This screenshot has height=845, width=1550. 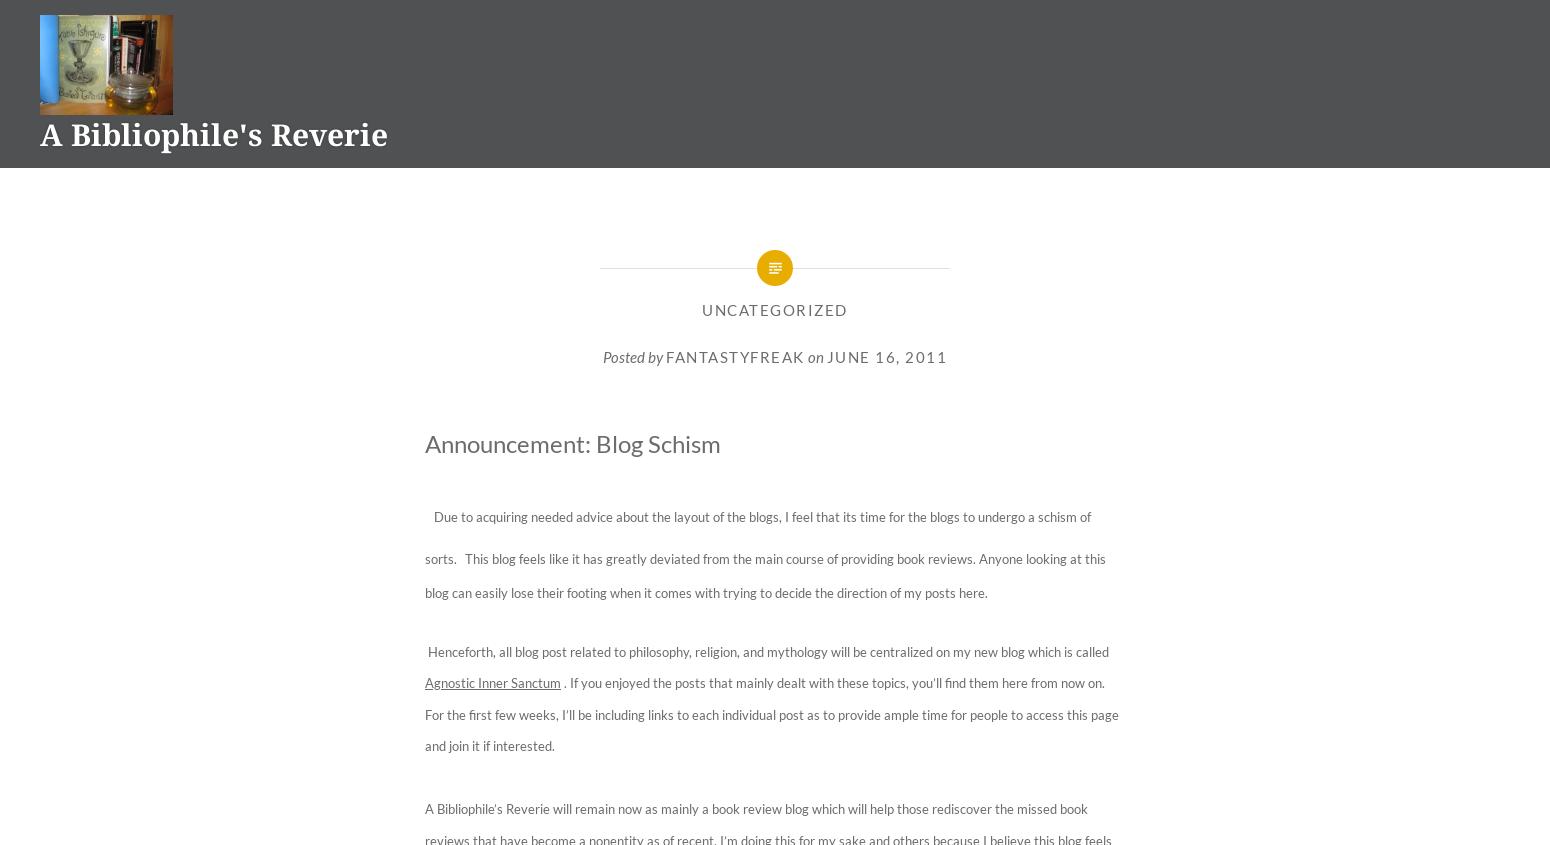 What do you see at coordinates (492, 682) in the screenshot?
I see `'Agnostic Inner Sanctum'` at bounding box center [492, 682].